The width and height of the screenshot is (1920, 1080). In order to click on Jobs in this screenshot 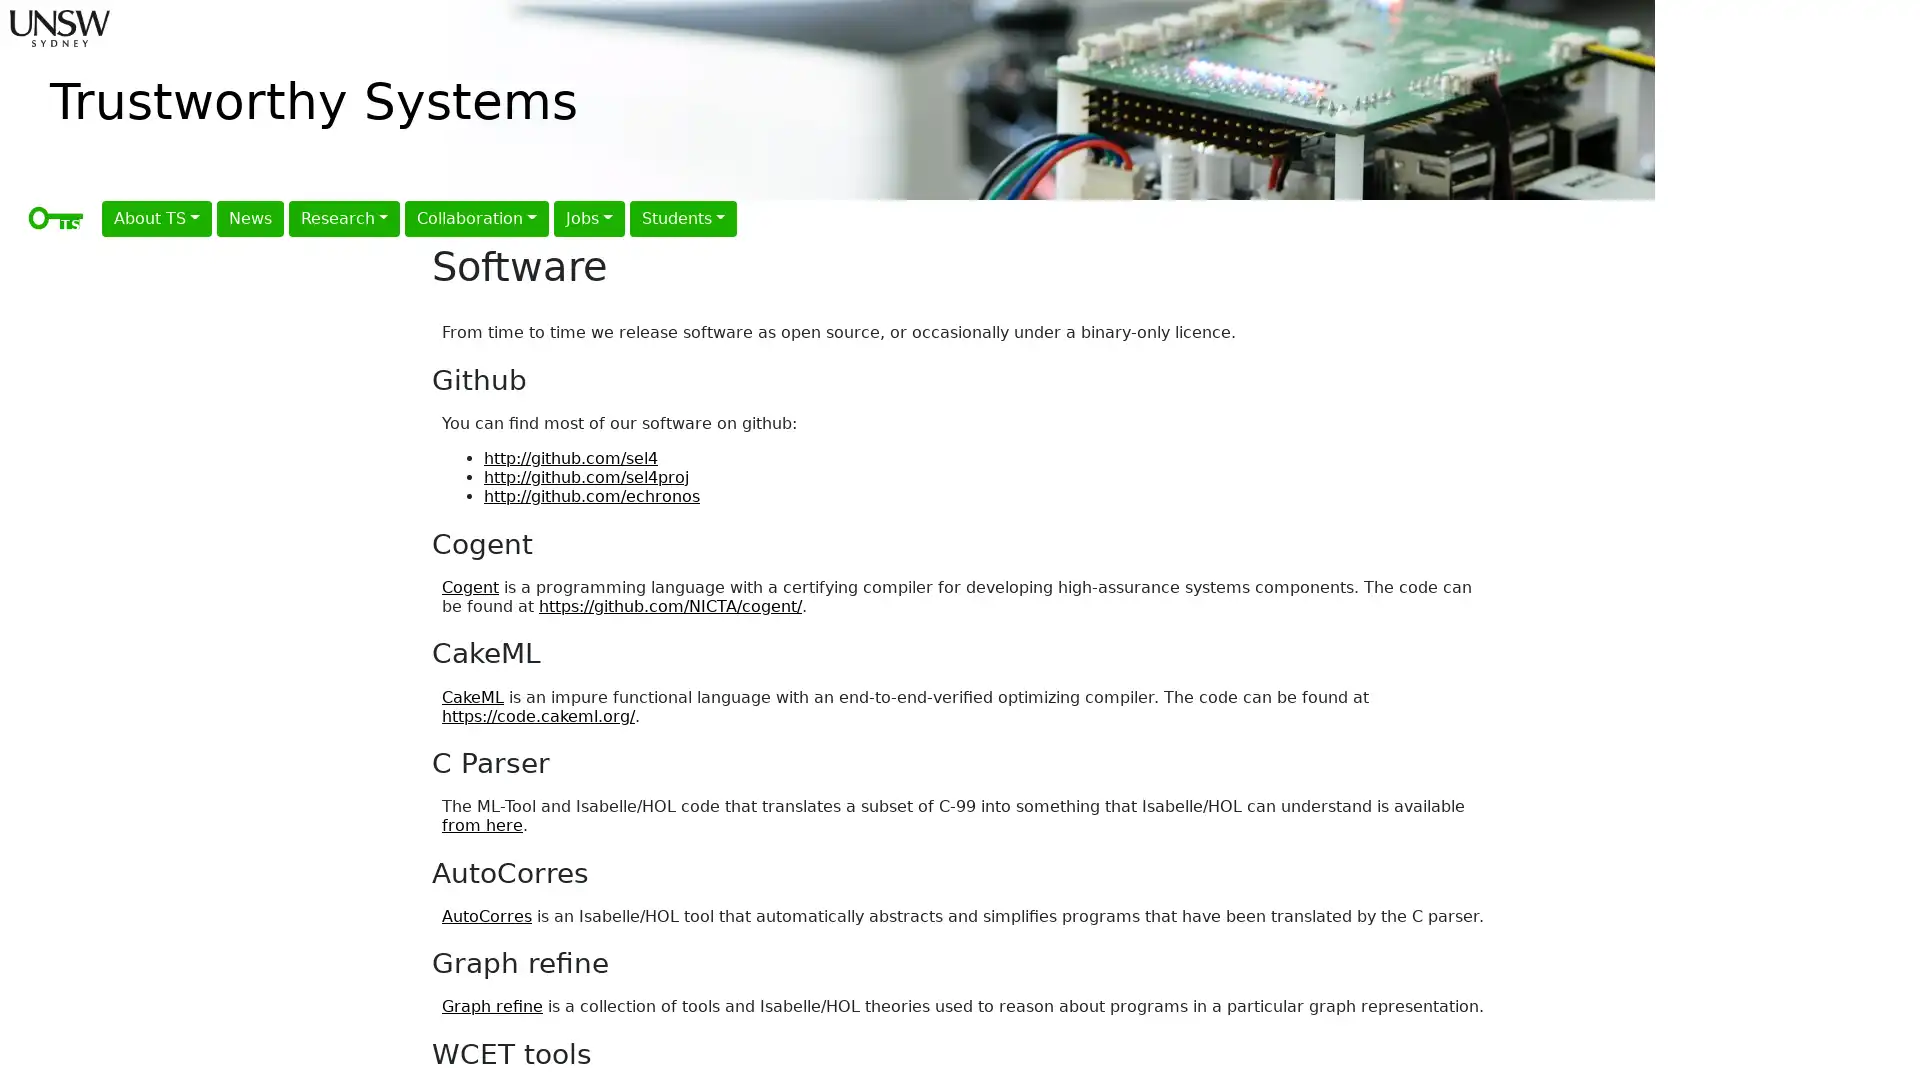, I will do `click(588, 218)`.